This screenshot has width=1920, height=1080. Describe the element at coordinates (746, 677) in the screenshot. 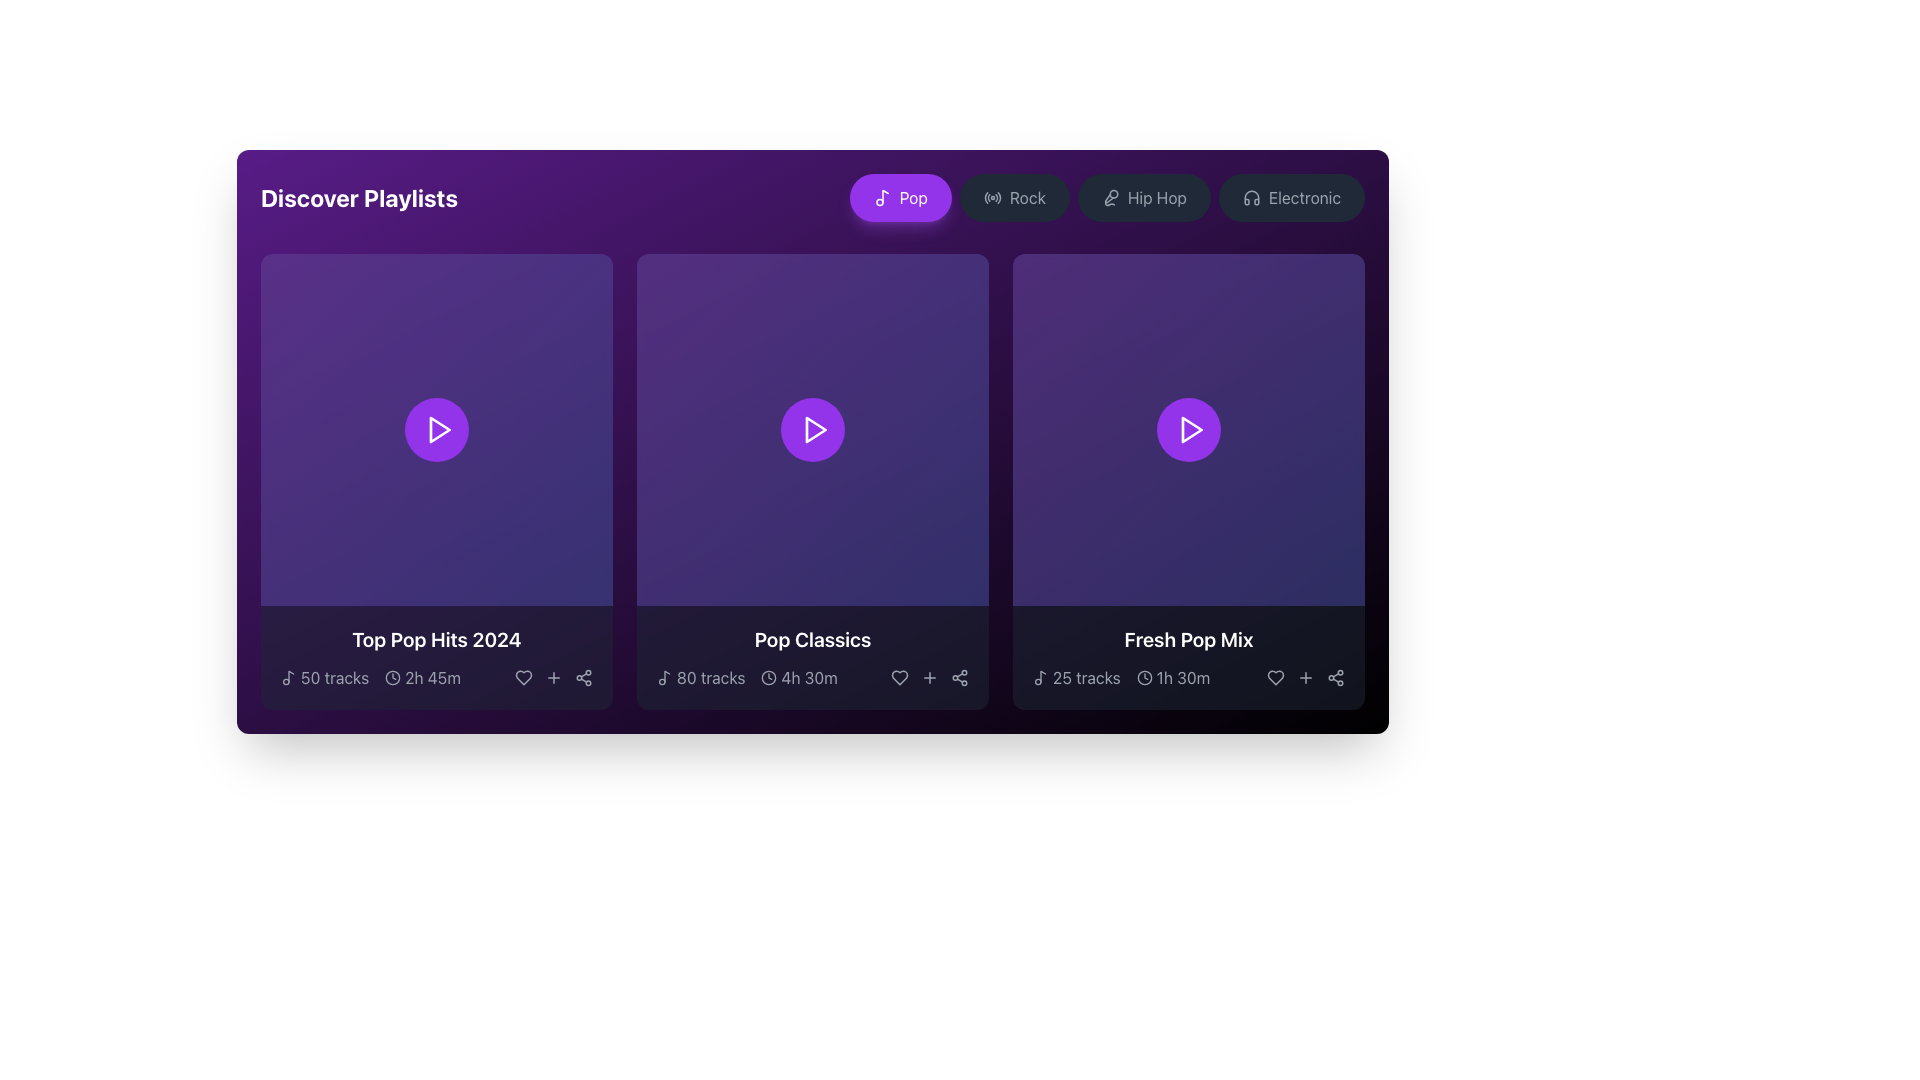

I see `the informational text with icons located at the bottom-left corner of the 'Pop Classics' card, which provides details about the number of tracks and total duration of the playlist` at that location.